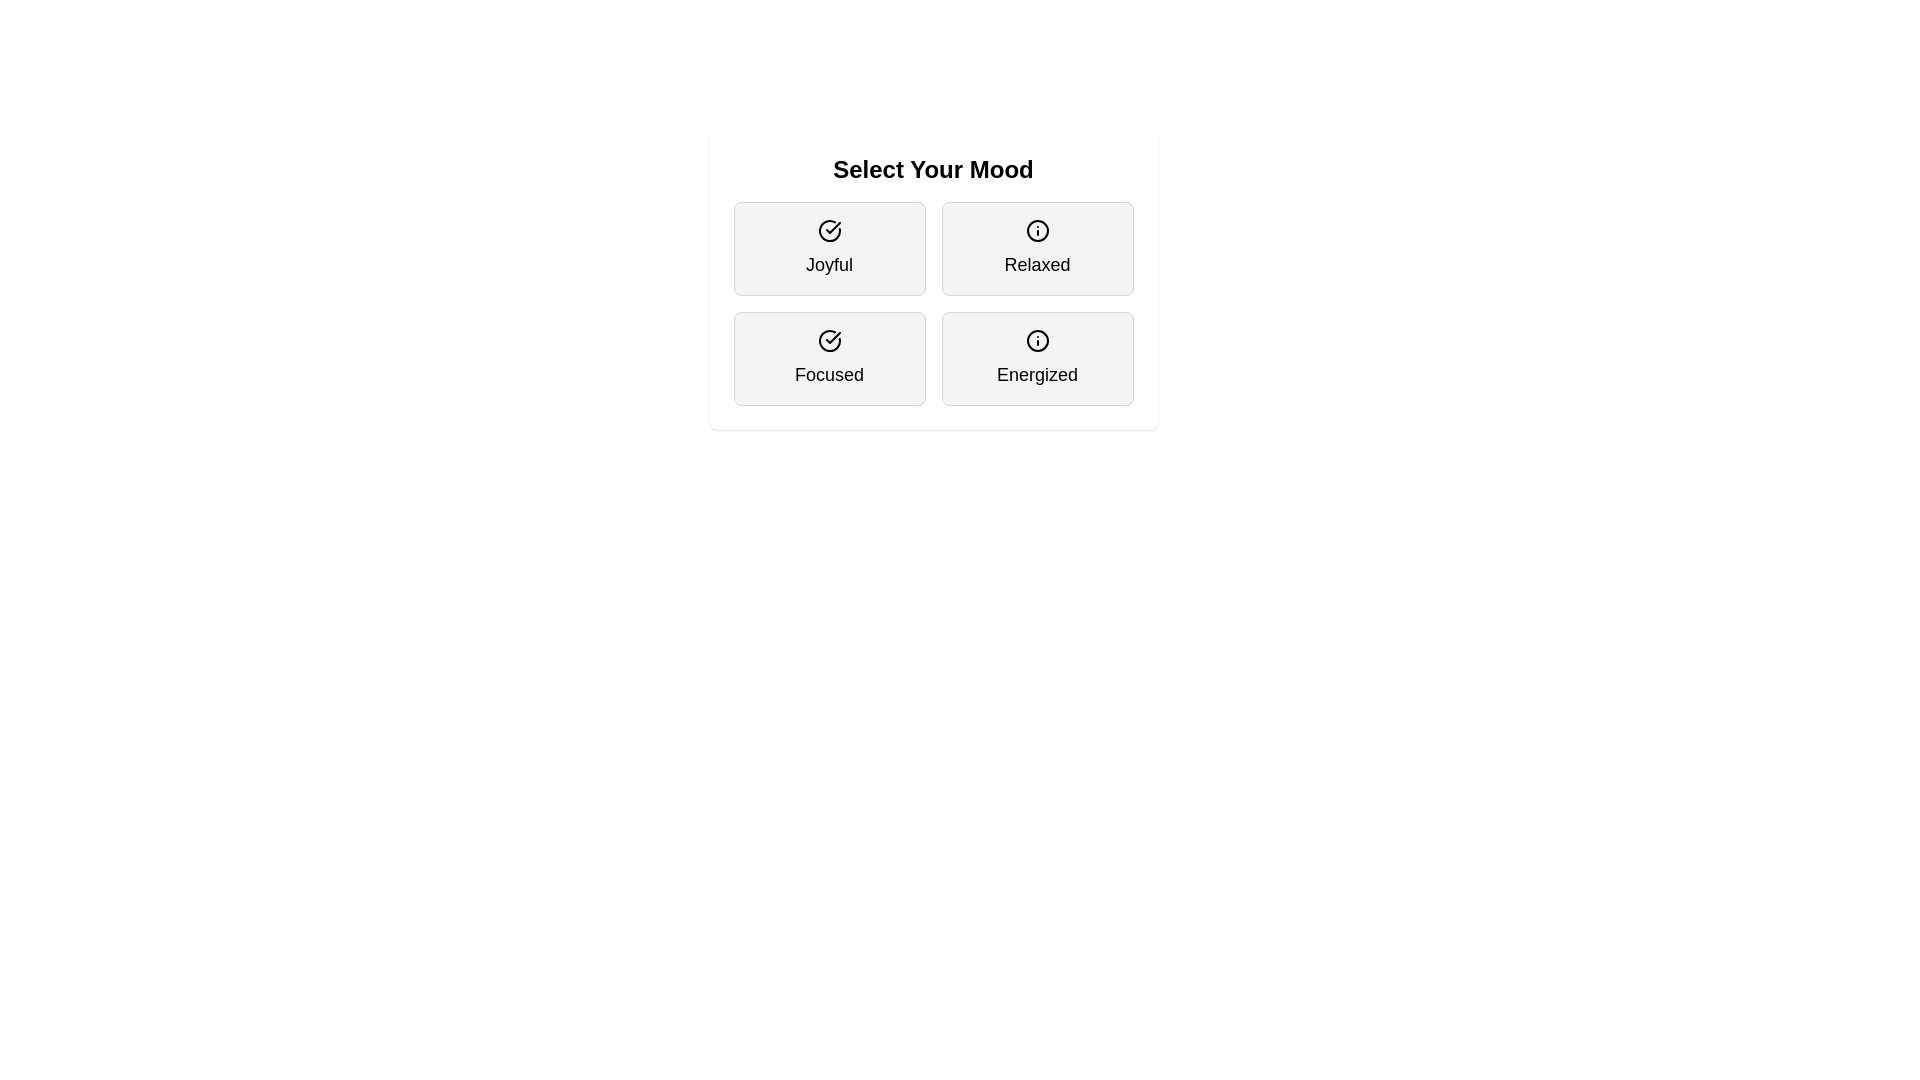 The image size is (1920, 1080). Describe the element at coordinates (829, 248) in the screenshot. I see `the mood Joyful by clicking on its corresponding button` at that location.